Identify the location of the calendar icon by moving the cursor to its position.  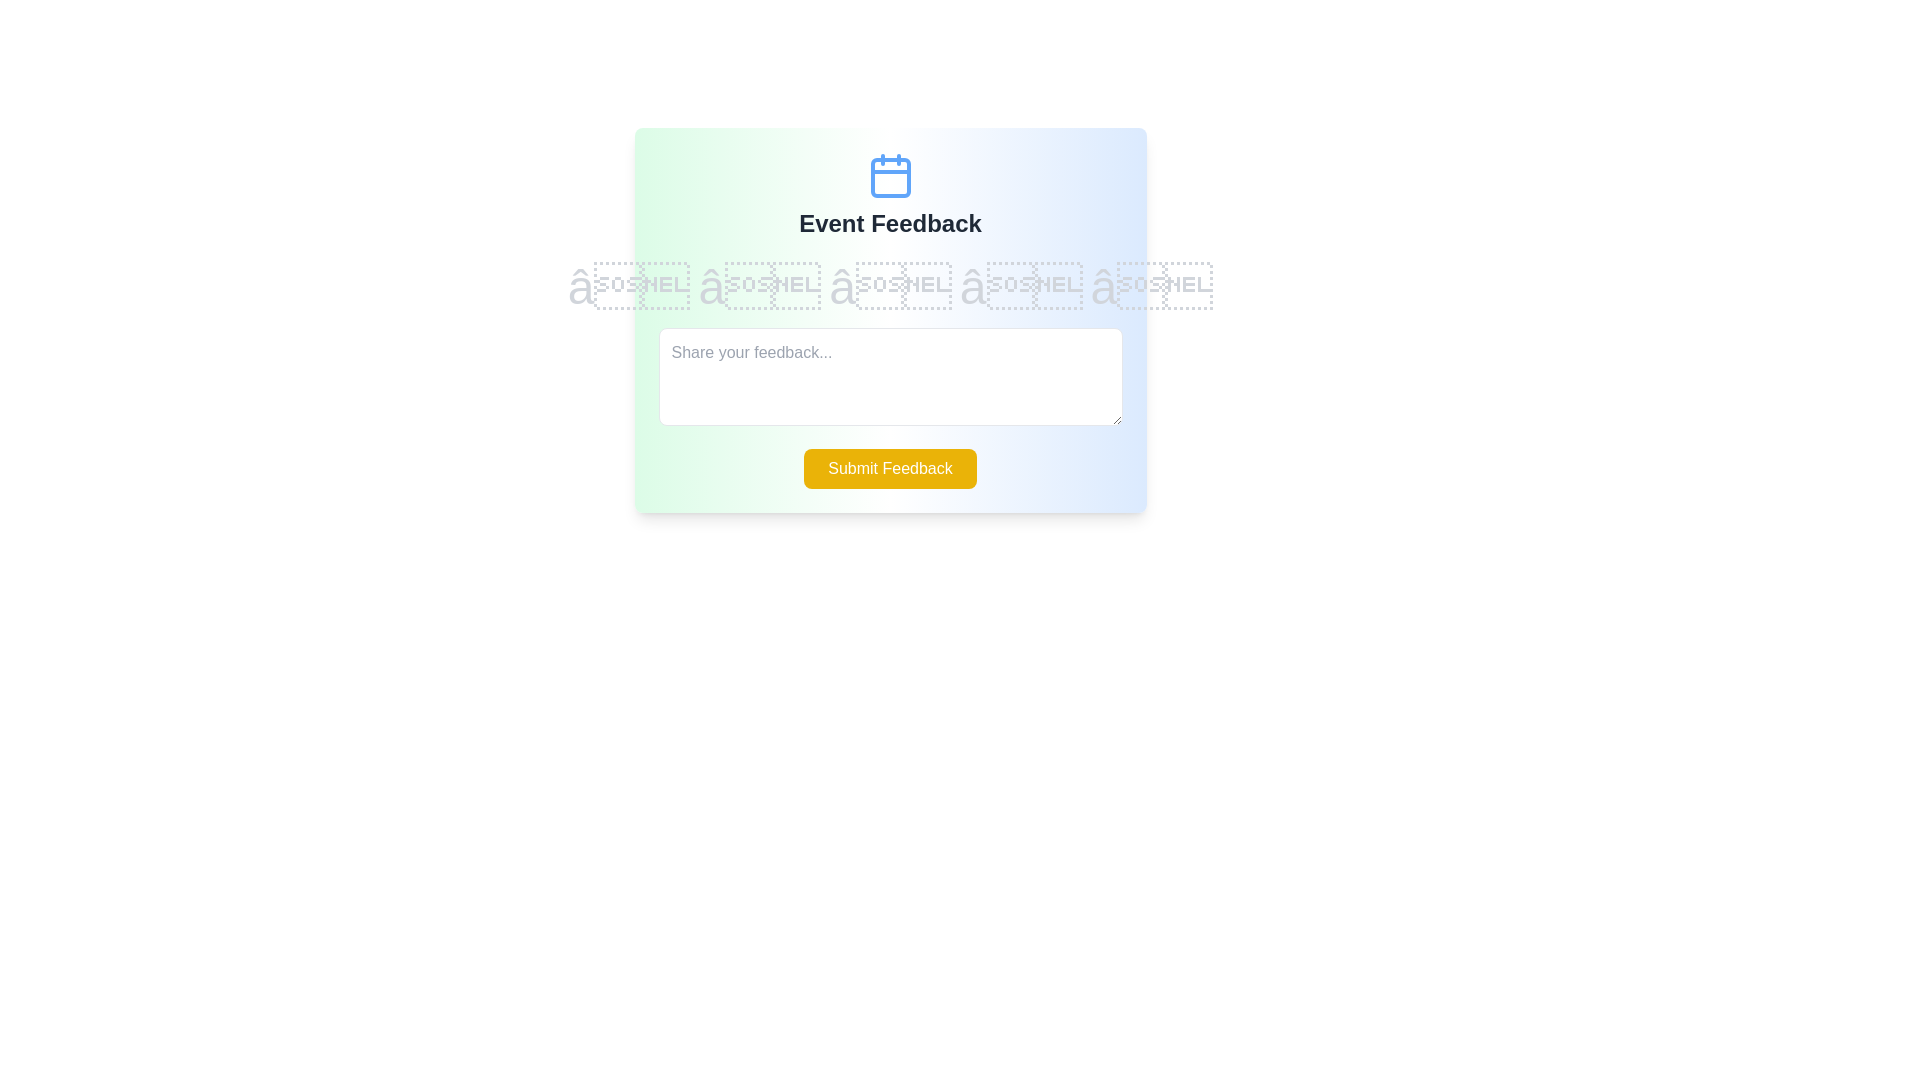
(889, 175).